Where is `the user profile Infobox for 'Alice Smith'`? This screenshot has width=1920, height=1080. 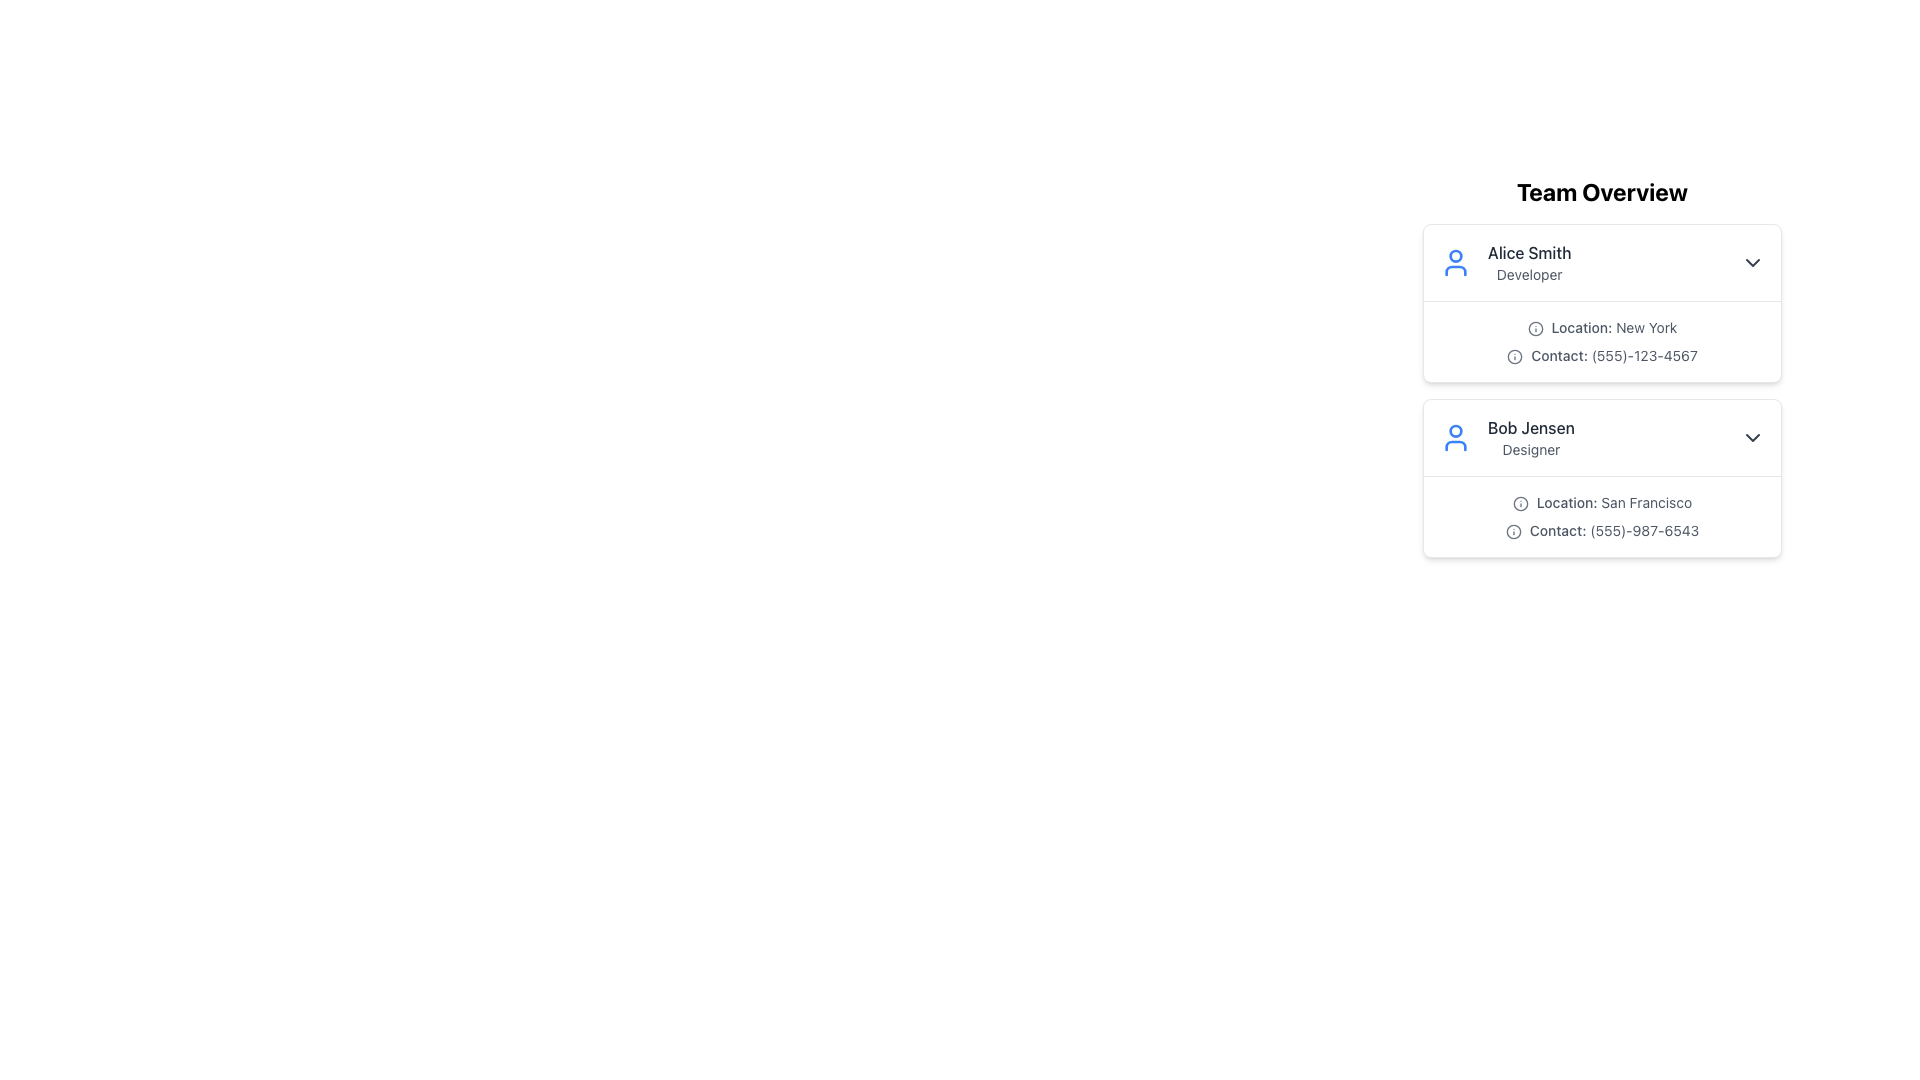 the user profile Infobox for 'Alice Smith' is located at coordinates (1602, 303).